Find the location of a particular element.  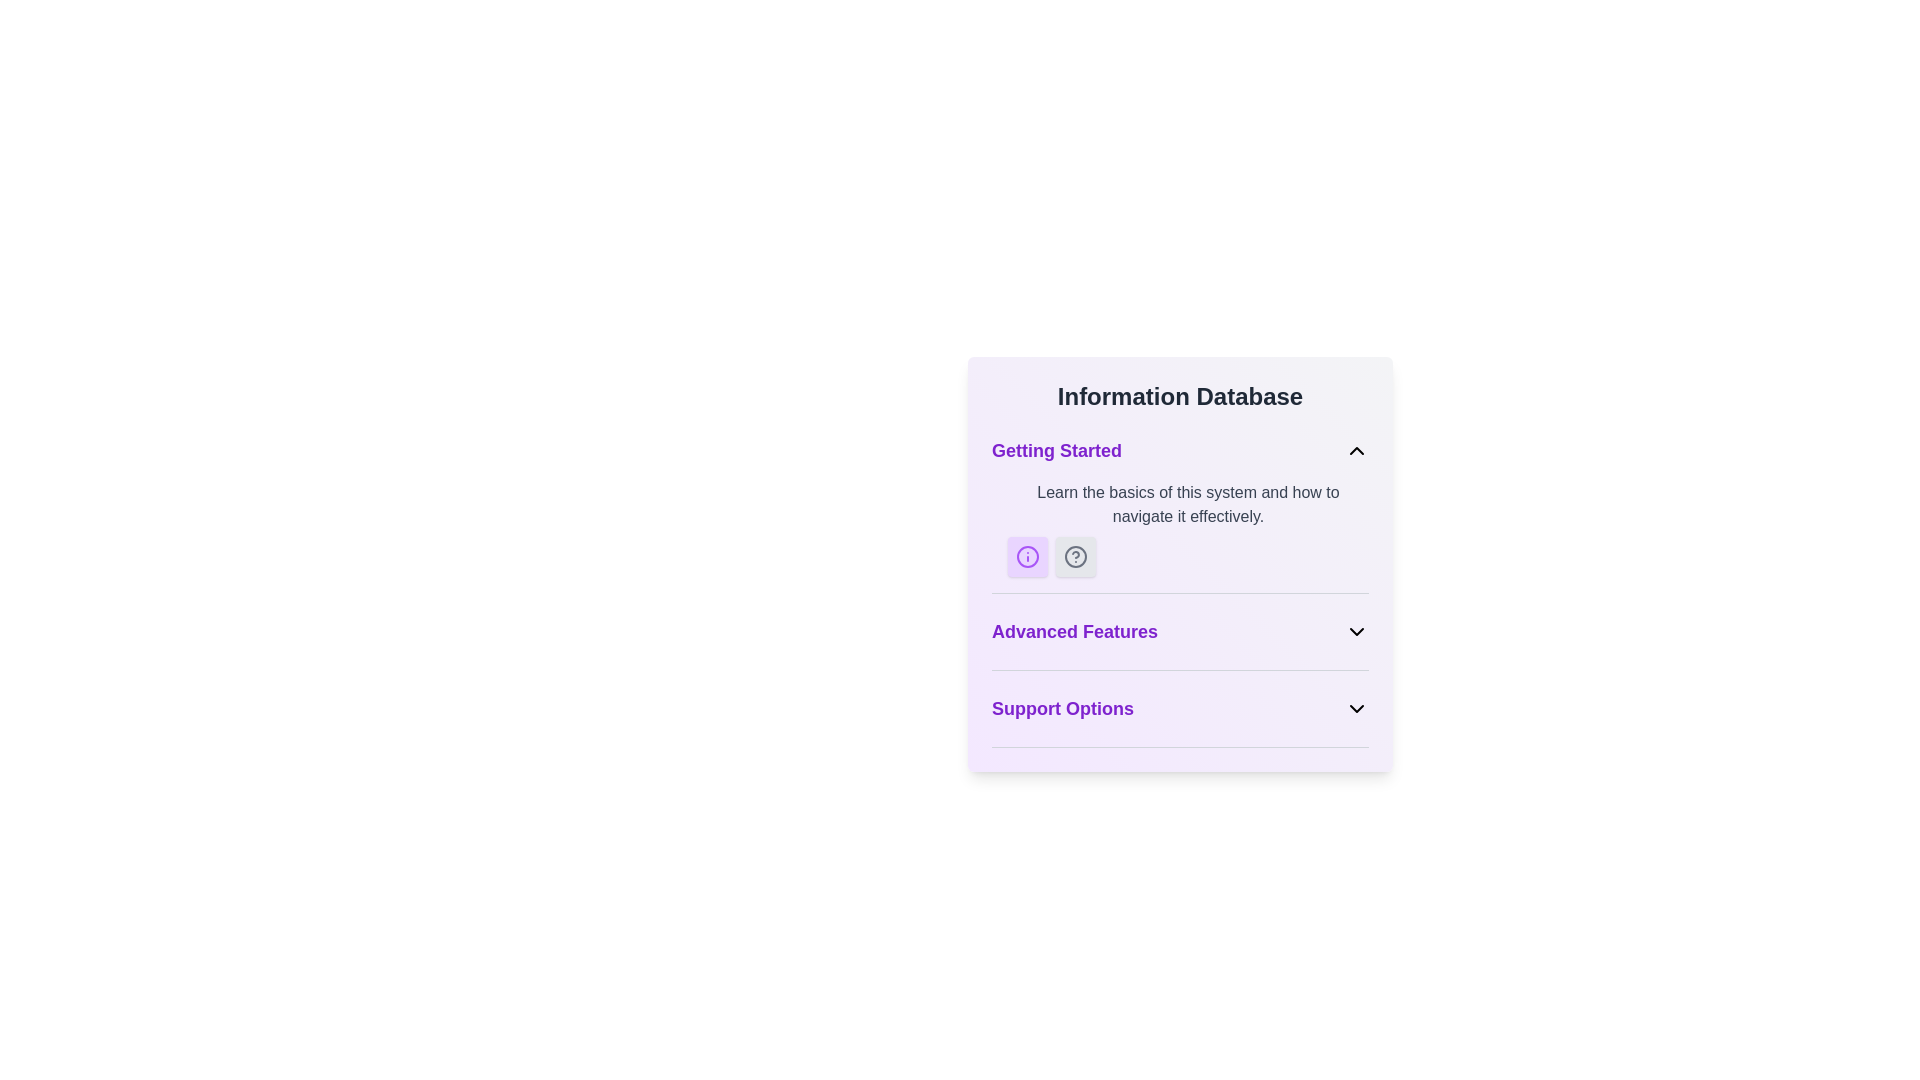

the expand/collapse icon for the 'Support Options' section is located at coordinates (1357, 708).